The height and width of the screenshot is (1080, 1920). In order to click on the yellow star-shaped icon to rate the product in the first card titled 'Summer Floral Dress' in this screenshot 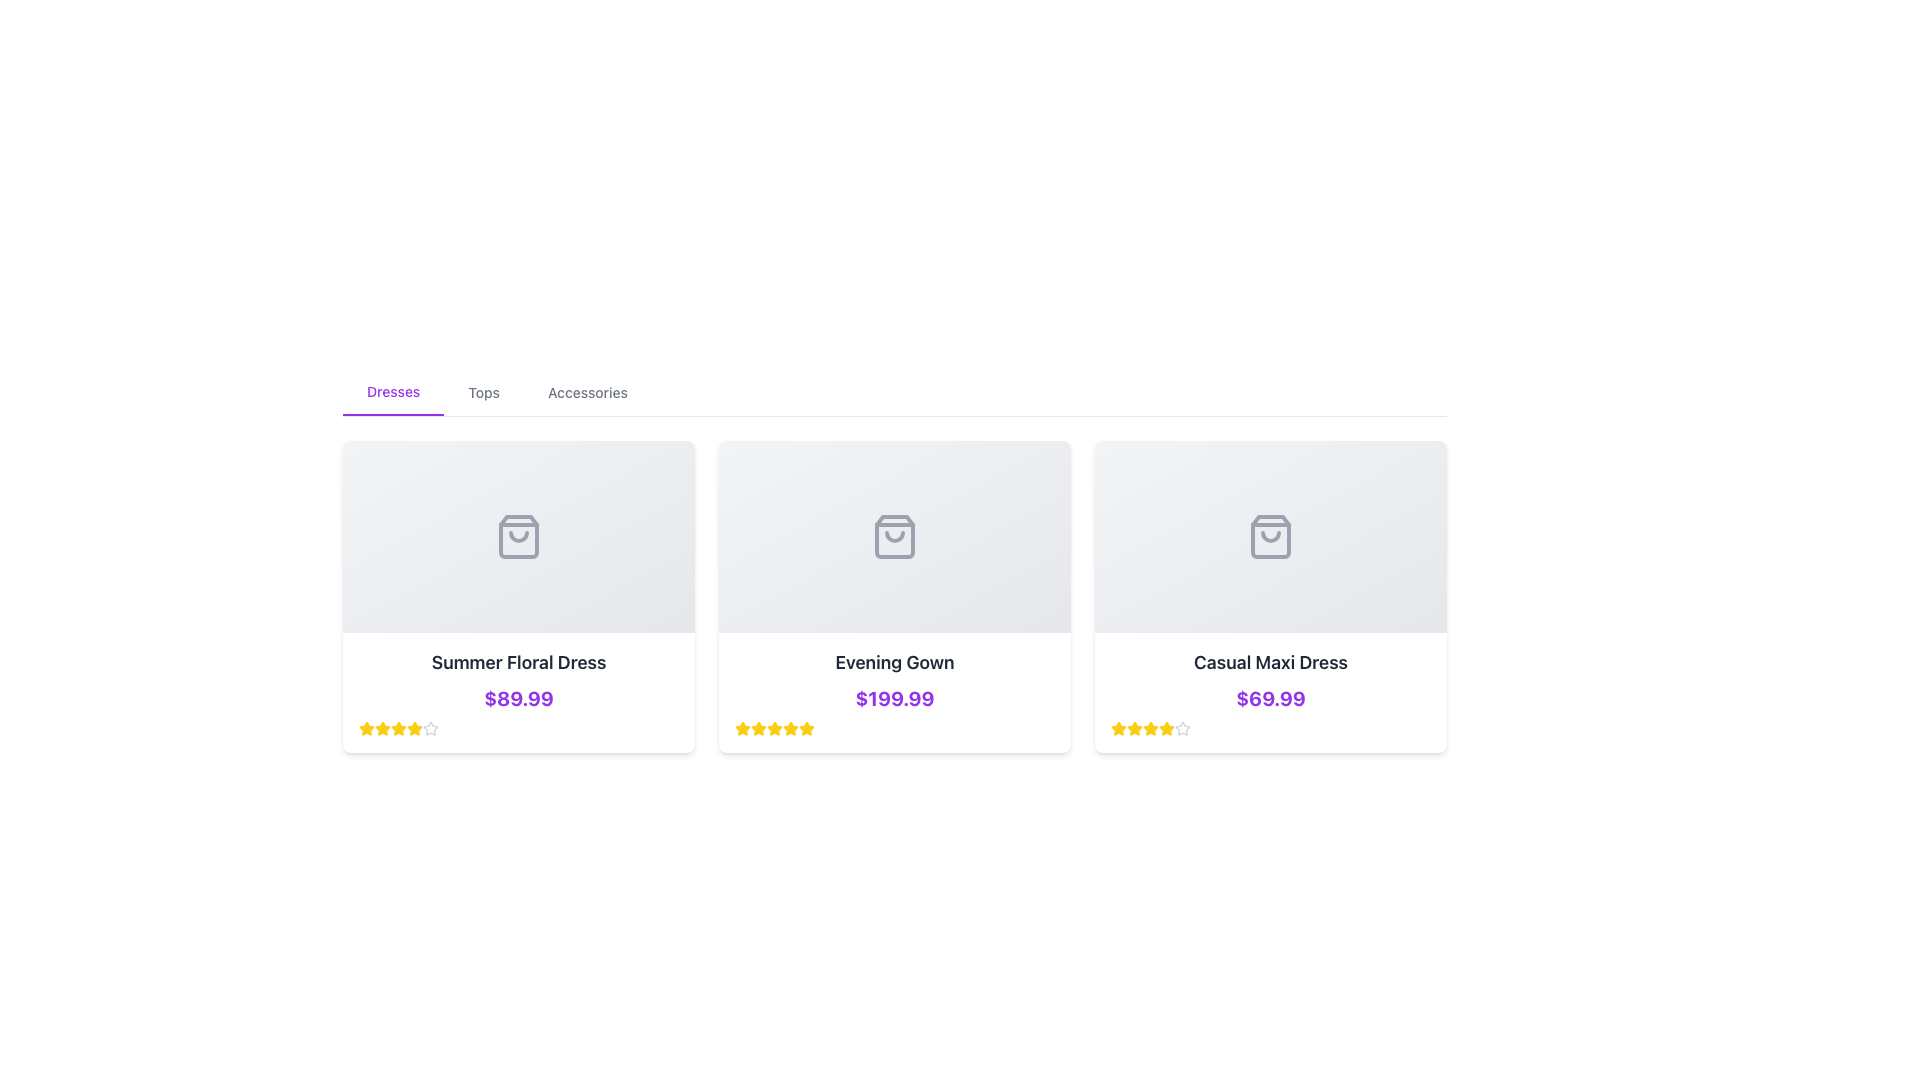, I will do `click(398, 728)`.